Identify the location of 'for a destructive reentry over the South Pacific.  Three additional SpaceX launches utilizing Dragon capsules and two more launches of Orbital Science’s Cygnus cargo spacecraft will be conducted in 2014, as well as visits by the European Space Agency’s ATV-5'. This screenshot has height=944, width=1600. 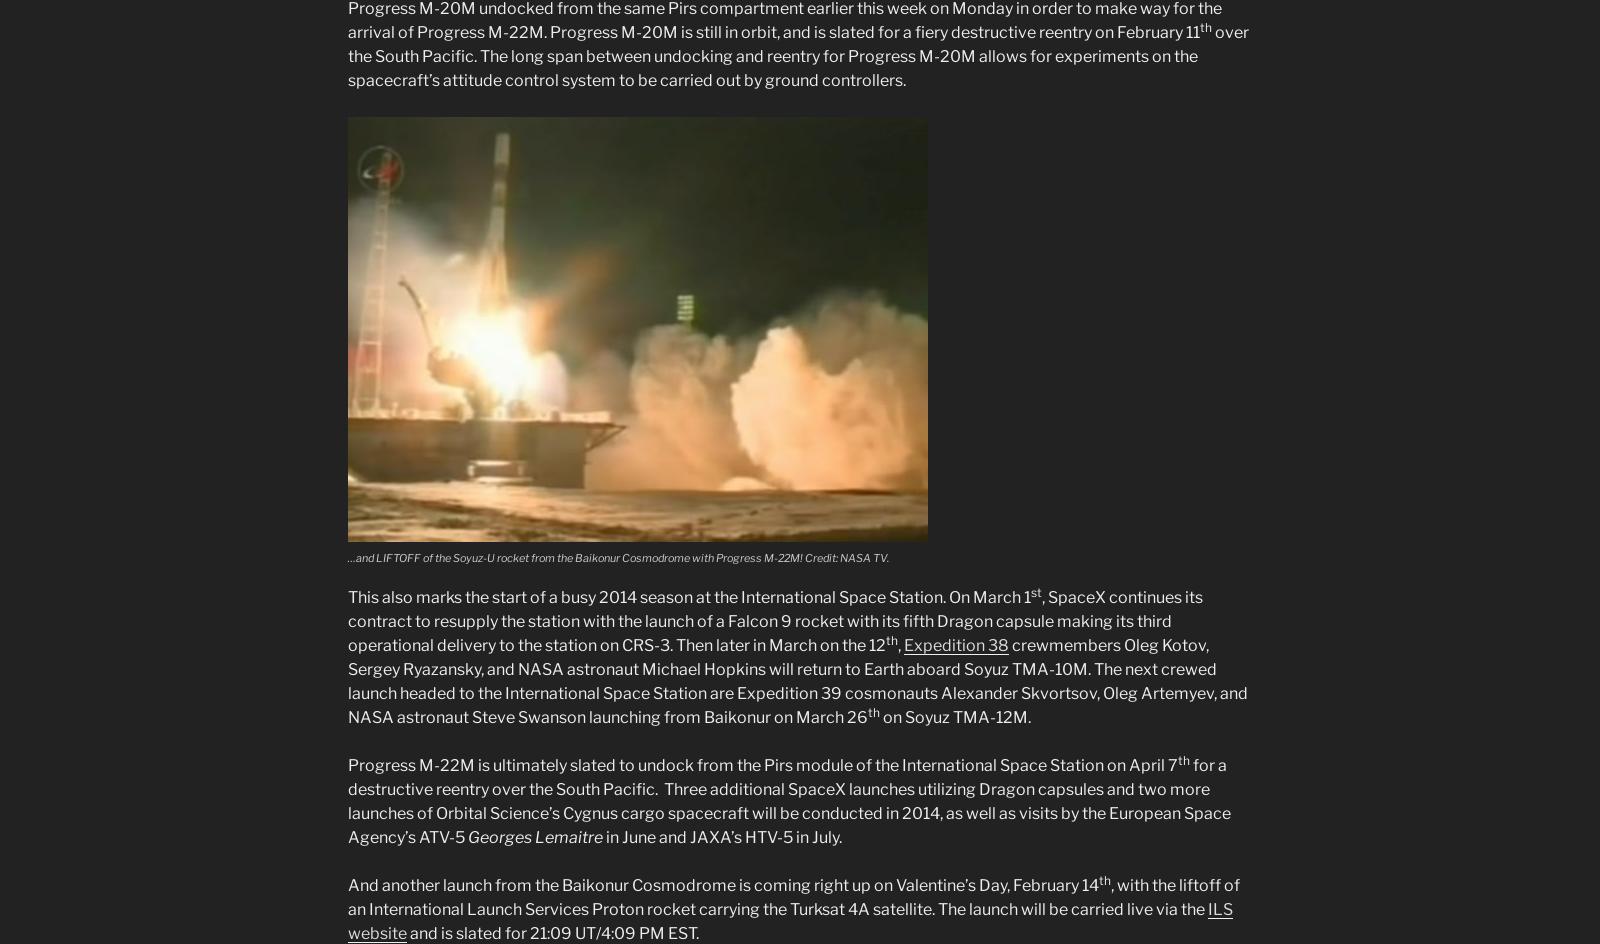
(789, 800).